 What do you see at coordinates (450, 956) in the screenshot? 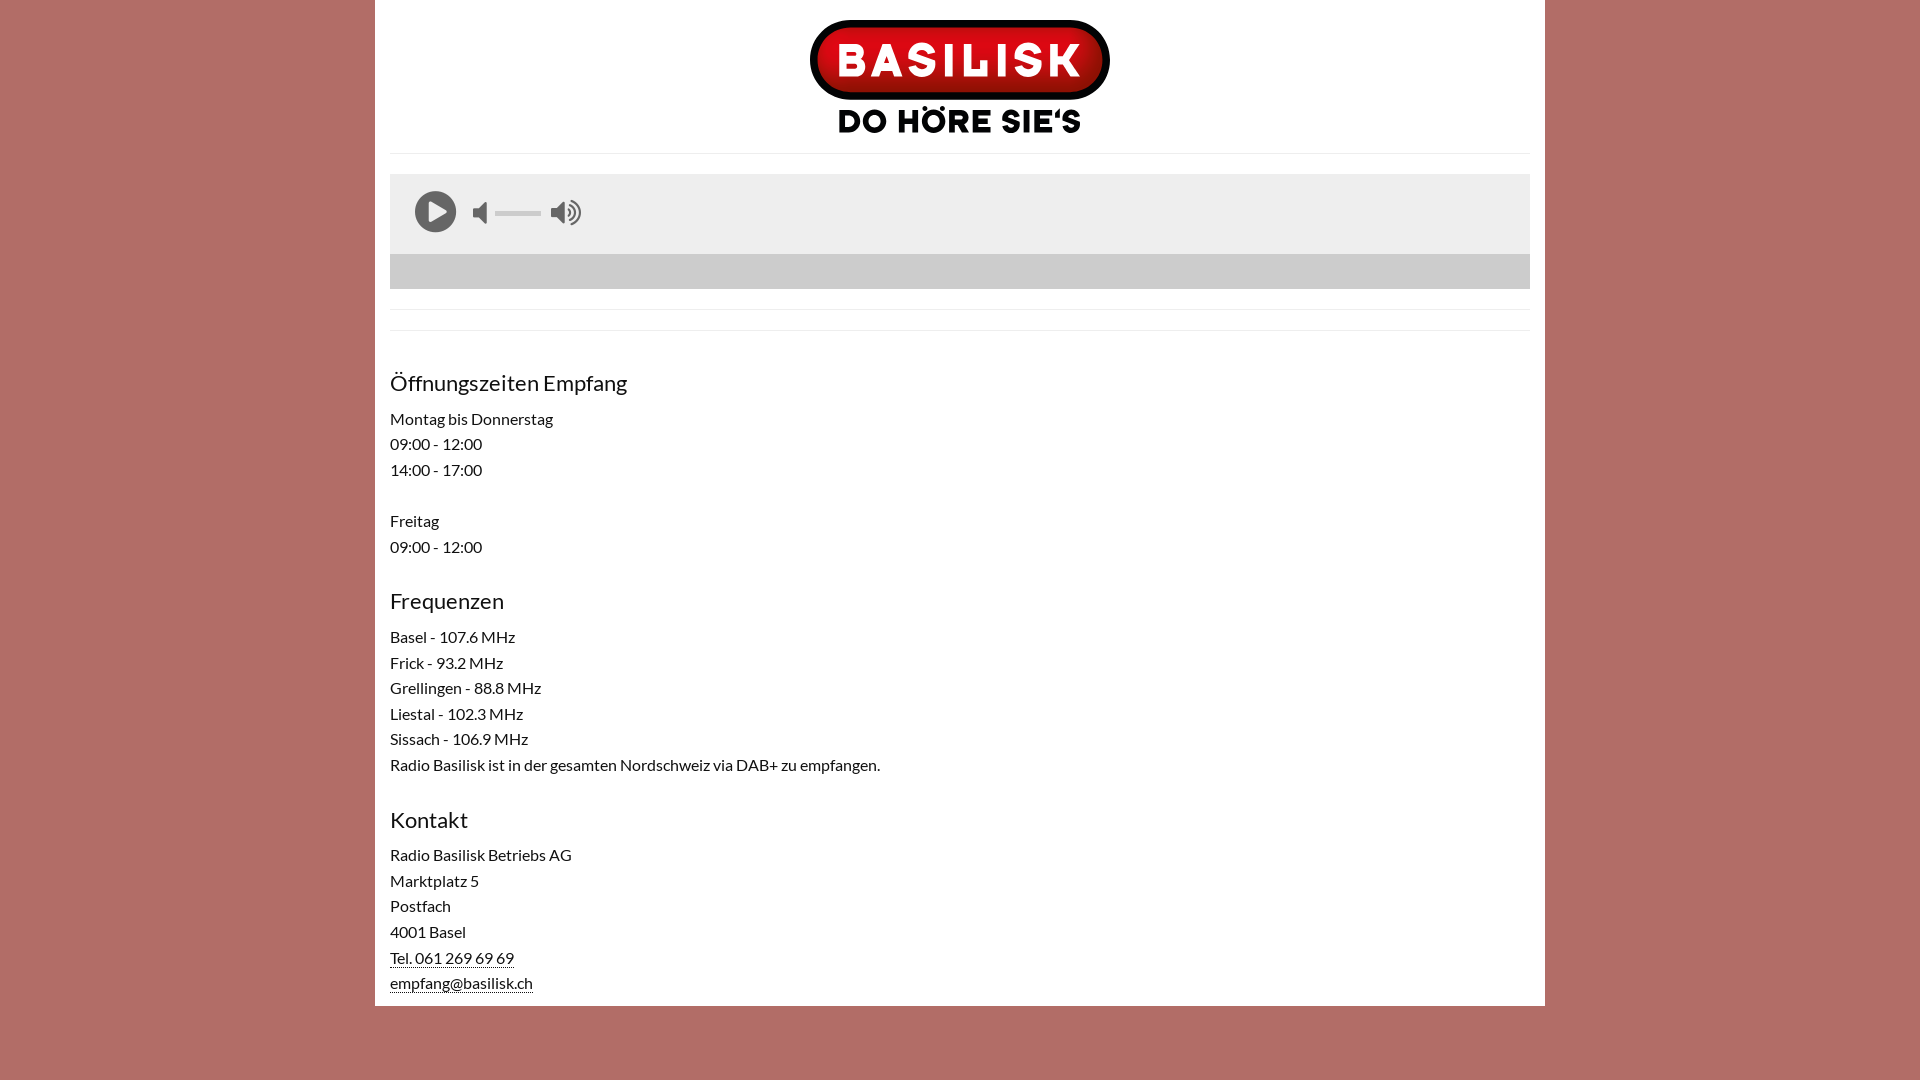
I see `'Tel. 061 269 69 69'` at bounding box center [450, 956].